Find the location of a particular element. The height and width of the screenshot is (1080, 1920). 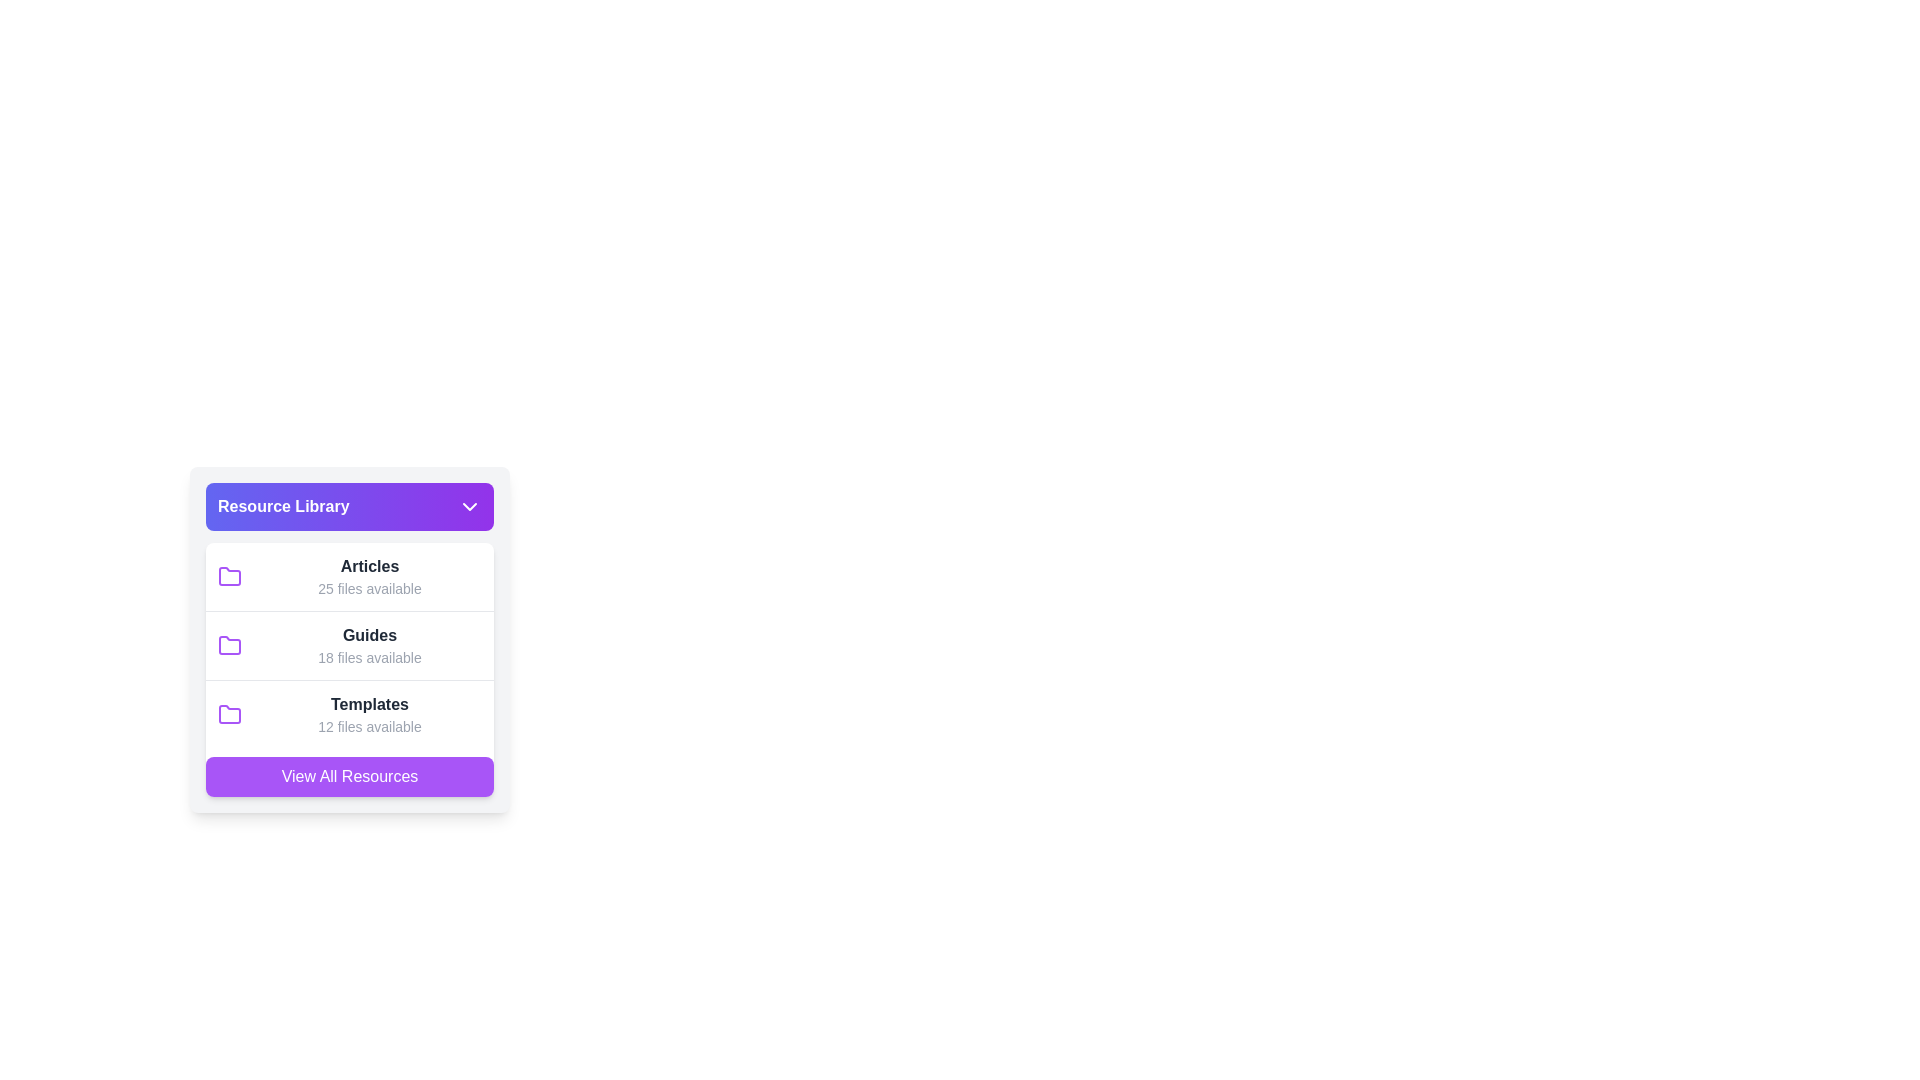

the second folder icon labeled 'Guides' in the 'Resource Library' dropdown menu as a visual cue is located at coordinates (230, 644).